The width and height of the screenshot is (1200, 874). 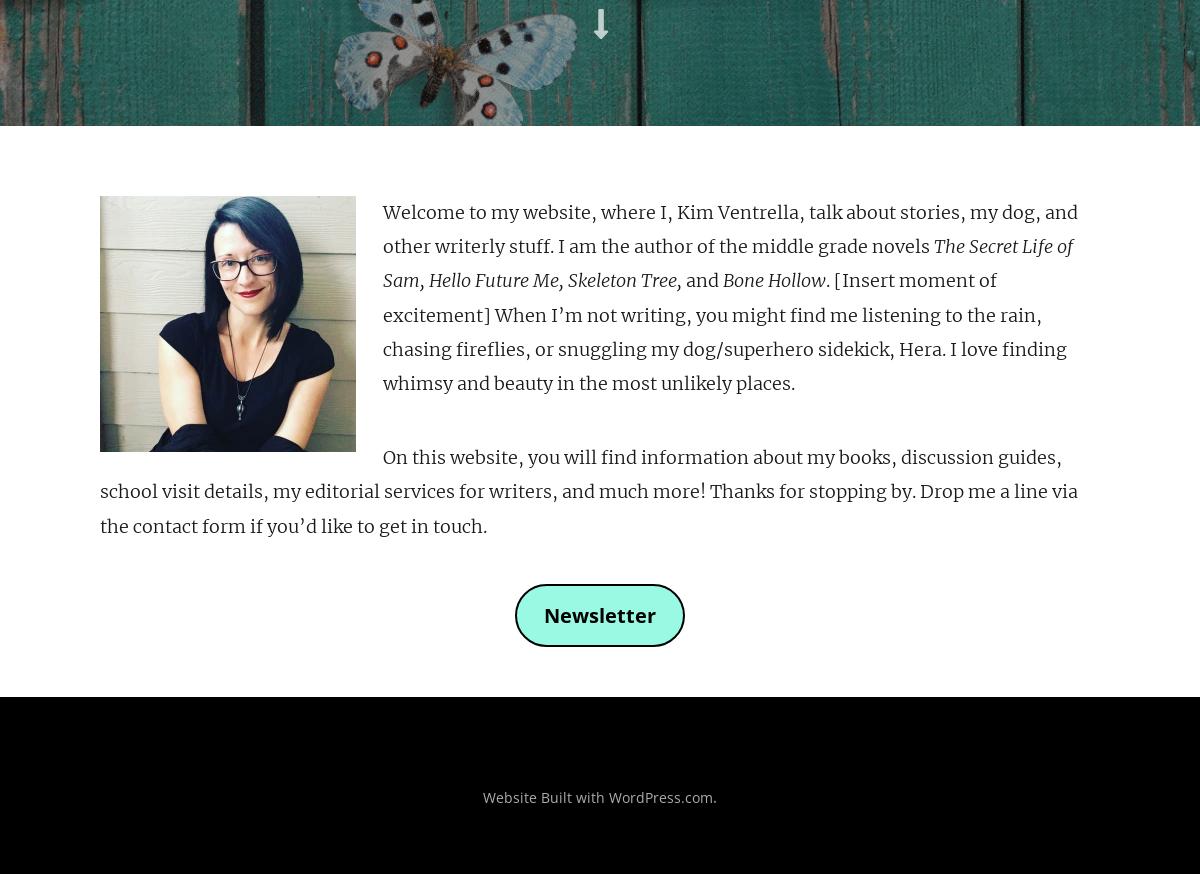 I want to click on 'Follow', so click(x=1118, y=98).